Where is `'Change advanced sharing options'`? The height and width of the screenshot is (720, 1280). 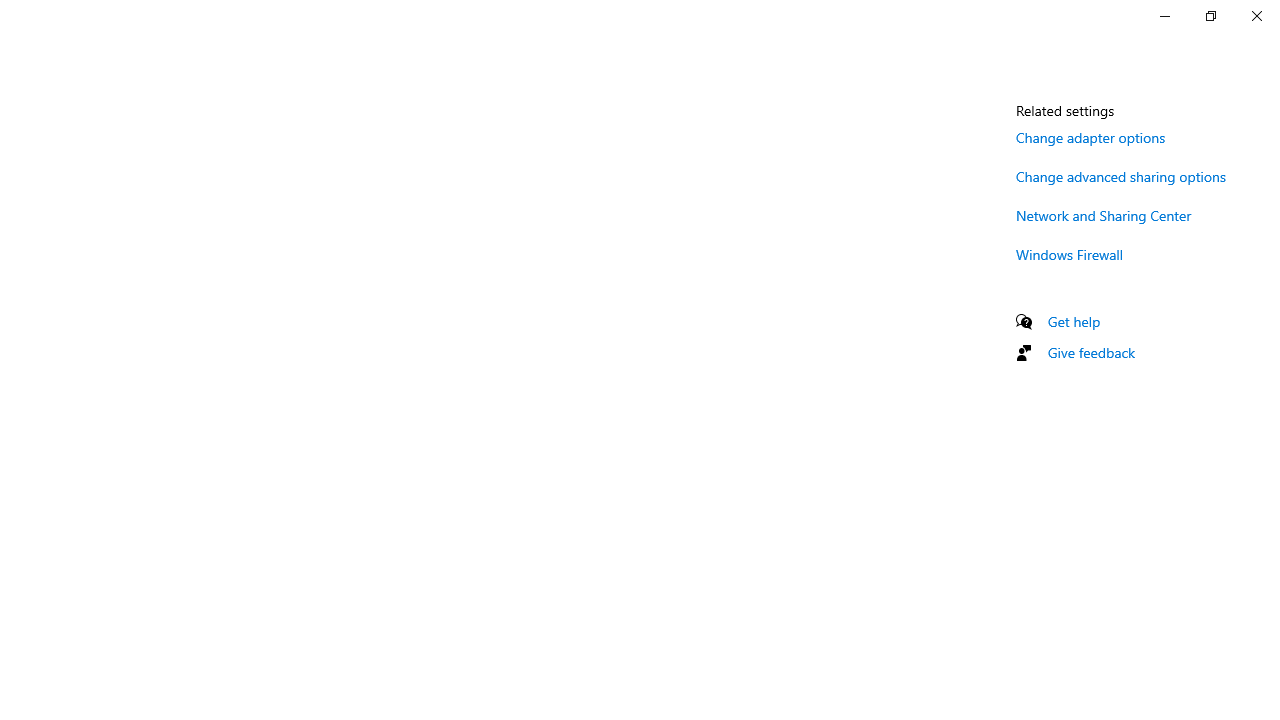
'Change advanced sharing options' is located at coordinates (1121, 175).